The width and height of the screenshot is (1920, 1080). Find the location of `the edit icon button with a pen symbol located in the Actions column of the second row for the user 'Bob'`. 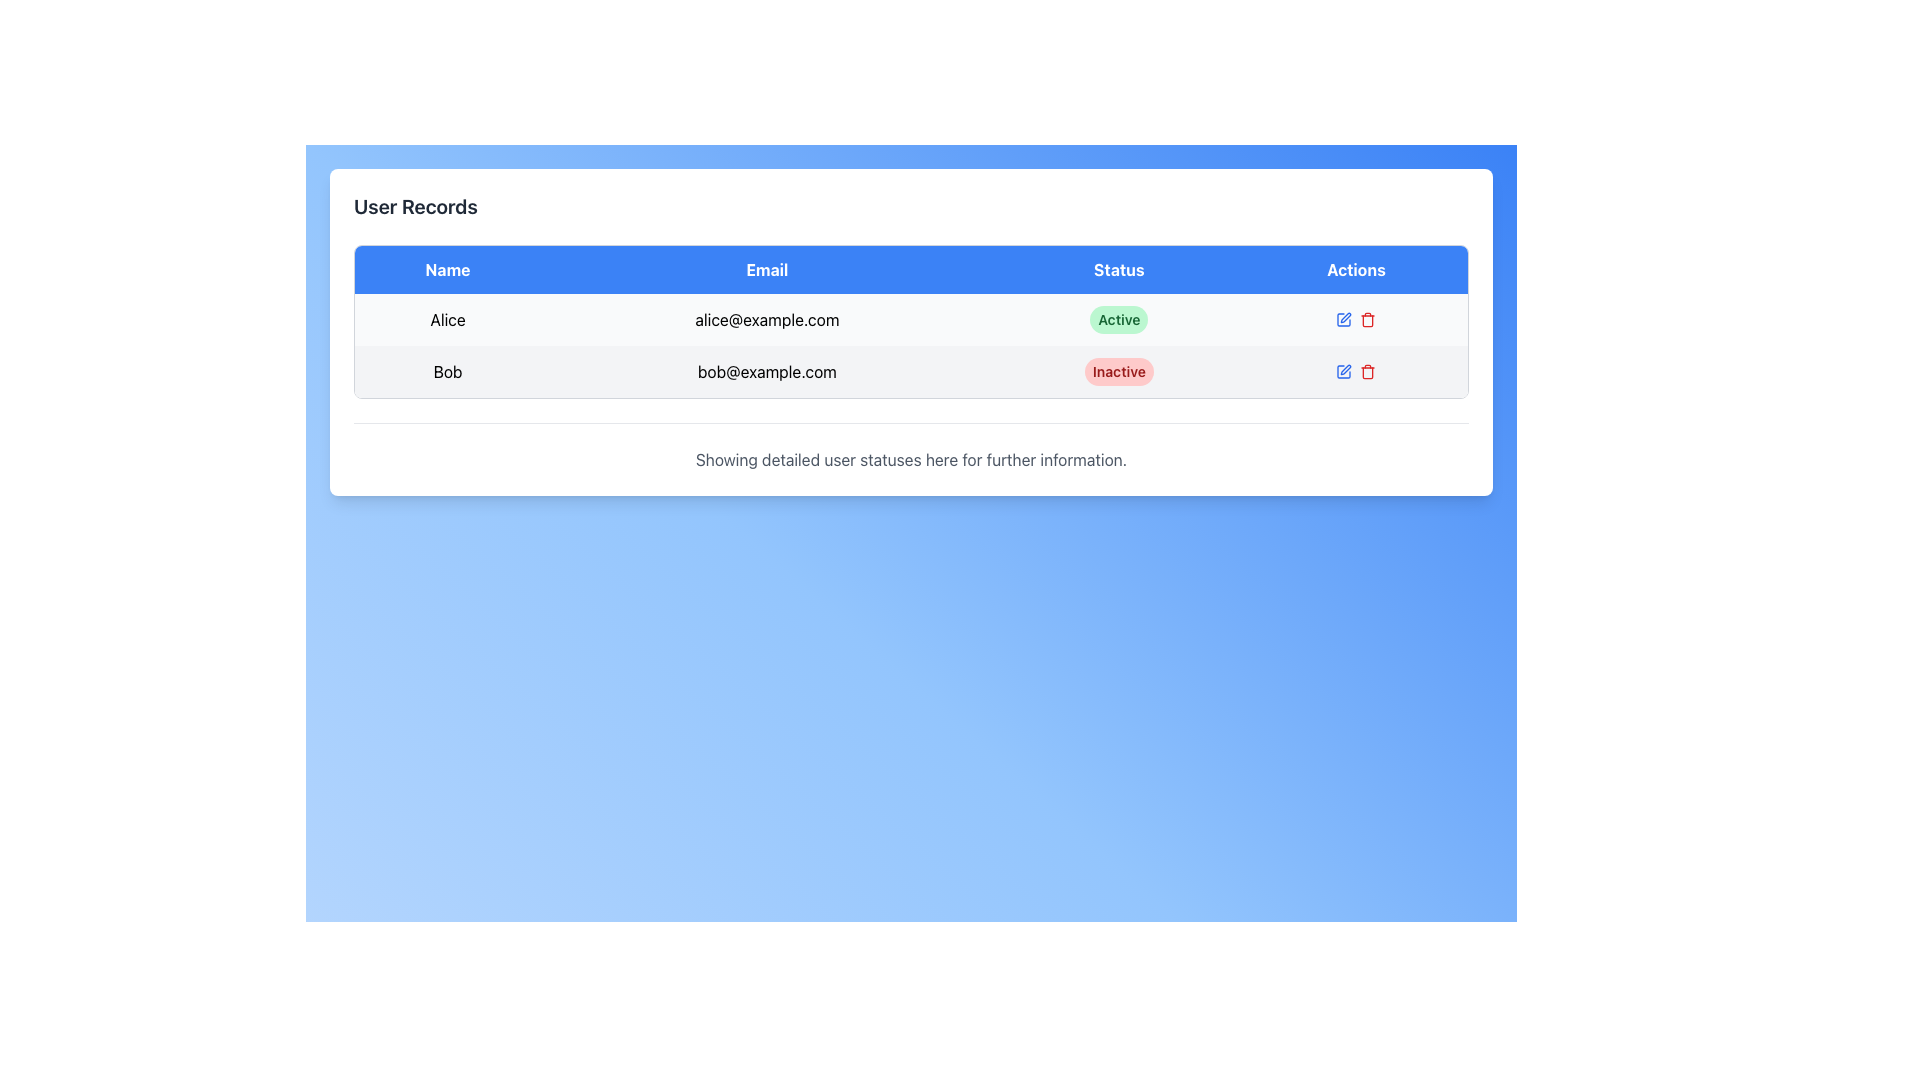

the edit icon button with a pen symbol located in the Actions column of the second row for the user 'Bob' is located at coordinates (1344, 371).